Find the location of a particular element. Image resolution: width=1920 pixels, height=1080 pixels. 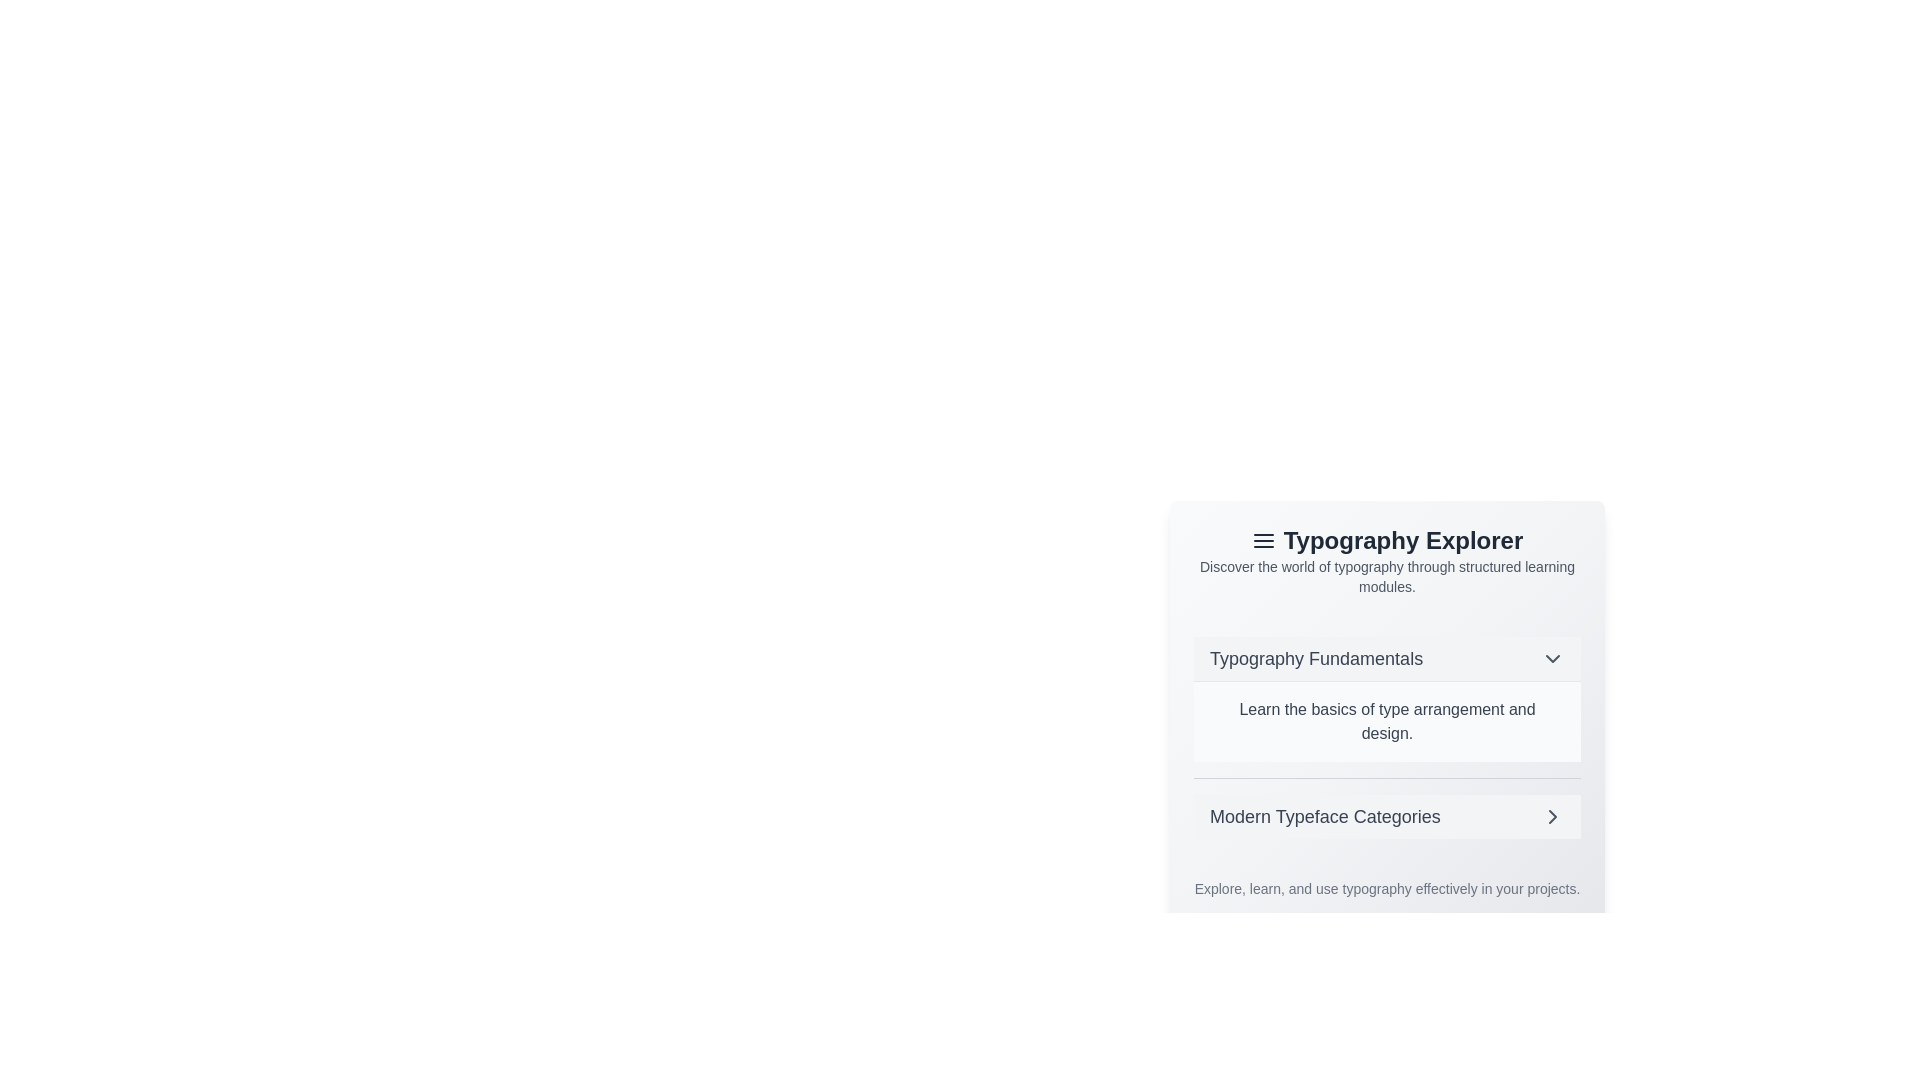

the clickable list item labeled 'Modern Typeface Categories' to indicate selection is located at coordinates (1386, 817).